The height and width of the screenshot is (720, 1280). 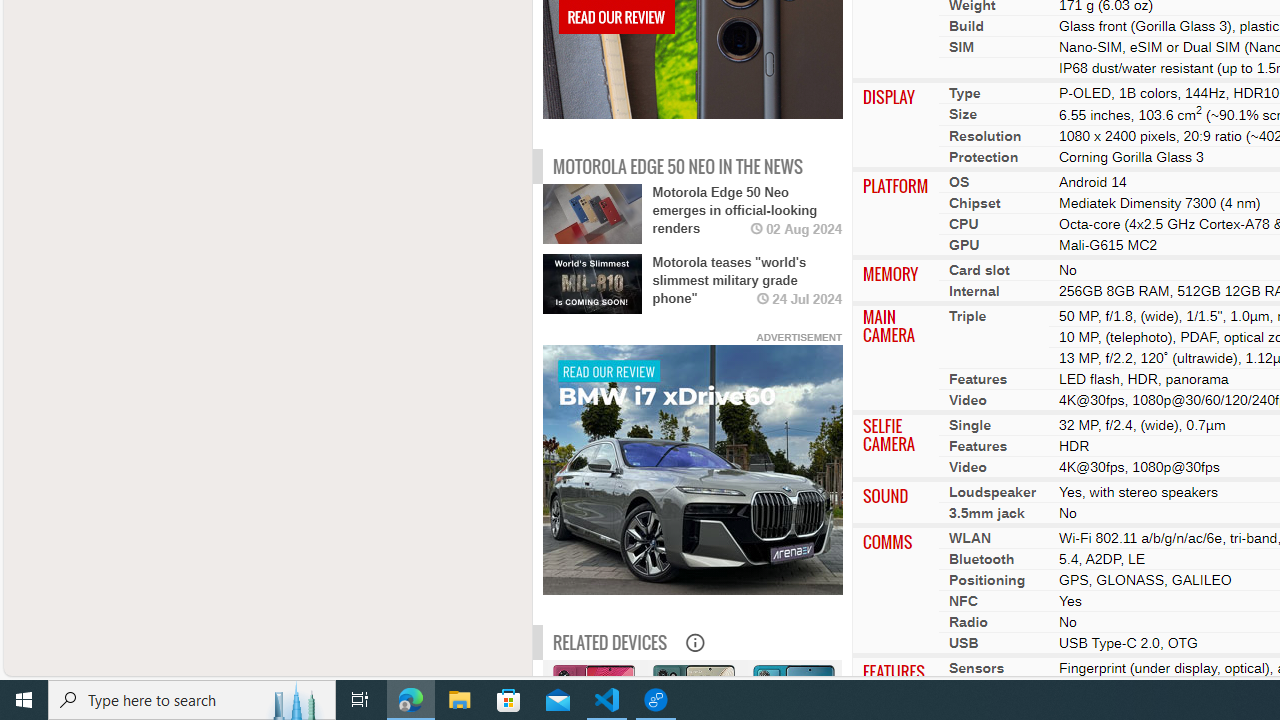 What do you see at coordinates (963, 113) in the screenshot?
I see `'Size'` at bounding box center [963, 113].